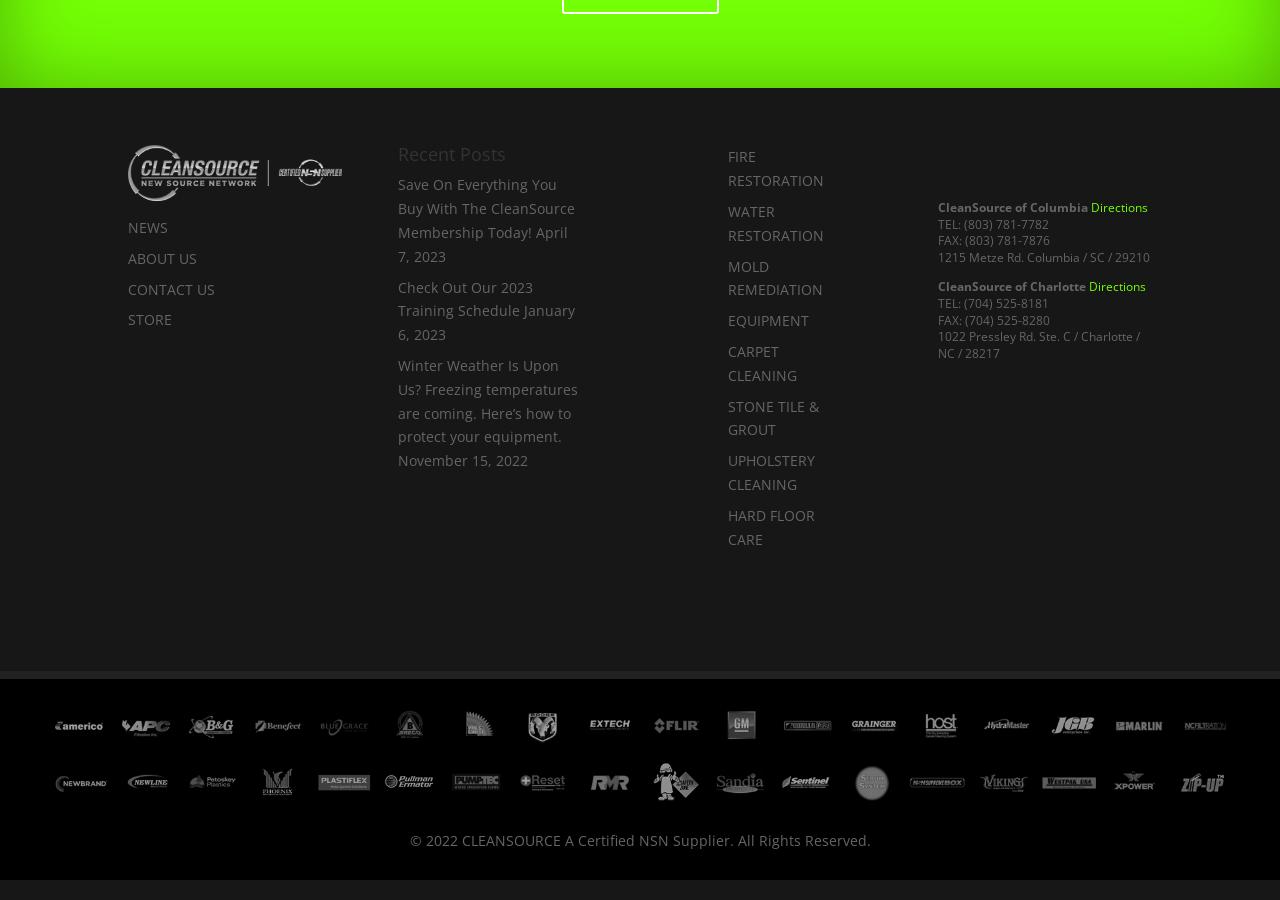 The image size is (1280, 900). I want to click on 'FAX: (704) 525-8280', so click(994, 318).